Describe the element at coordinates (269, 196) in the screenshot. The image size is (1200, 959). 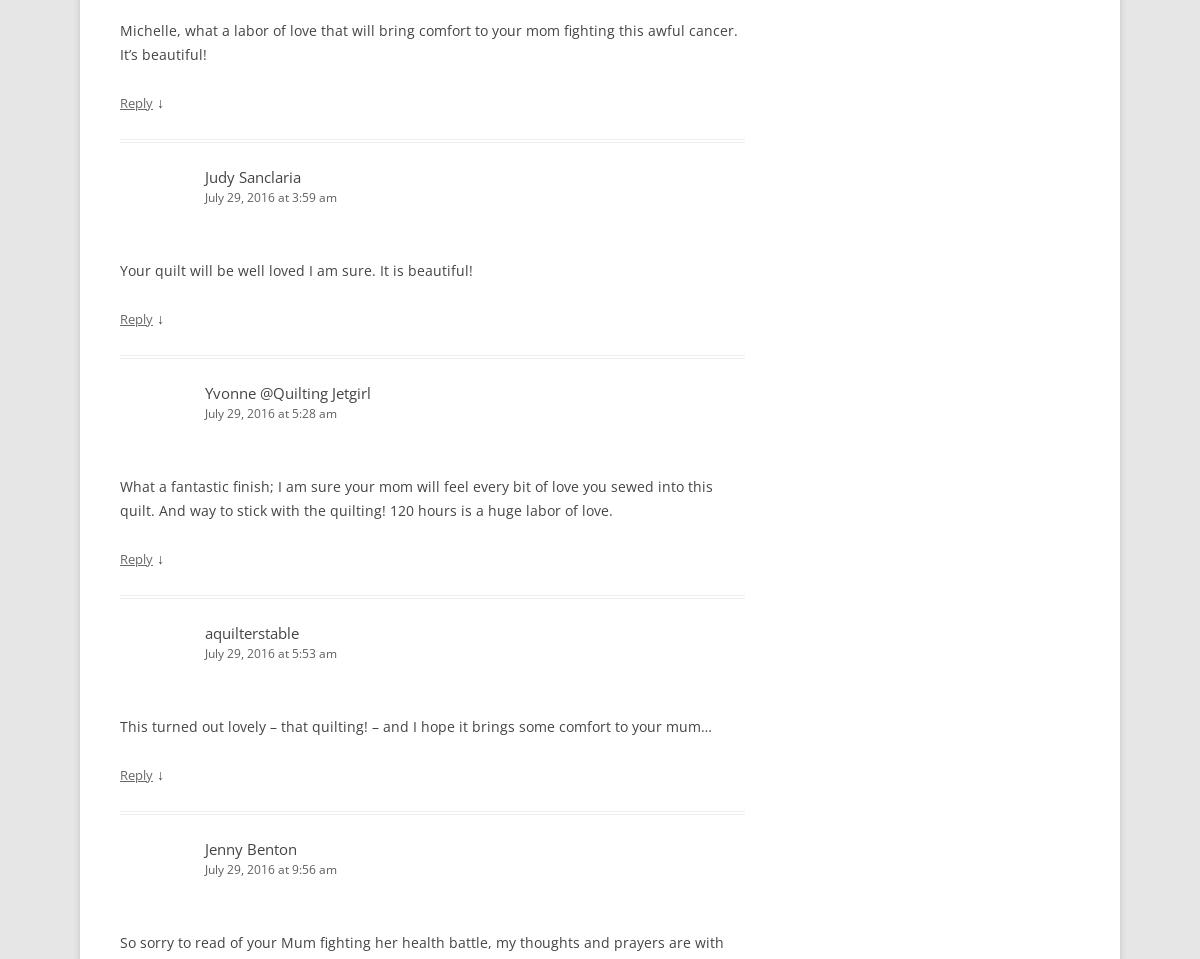
I see `'July 29, 2016 at 3:59 am'` at that location.